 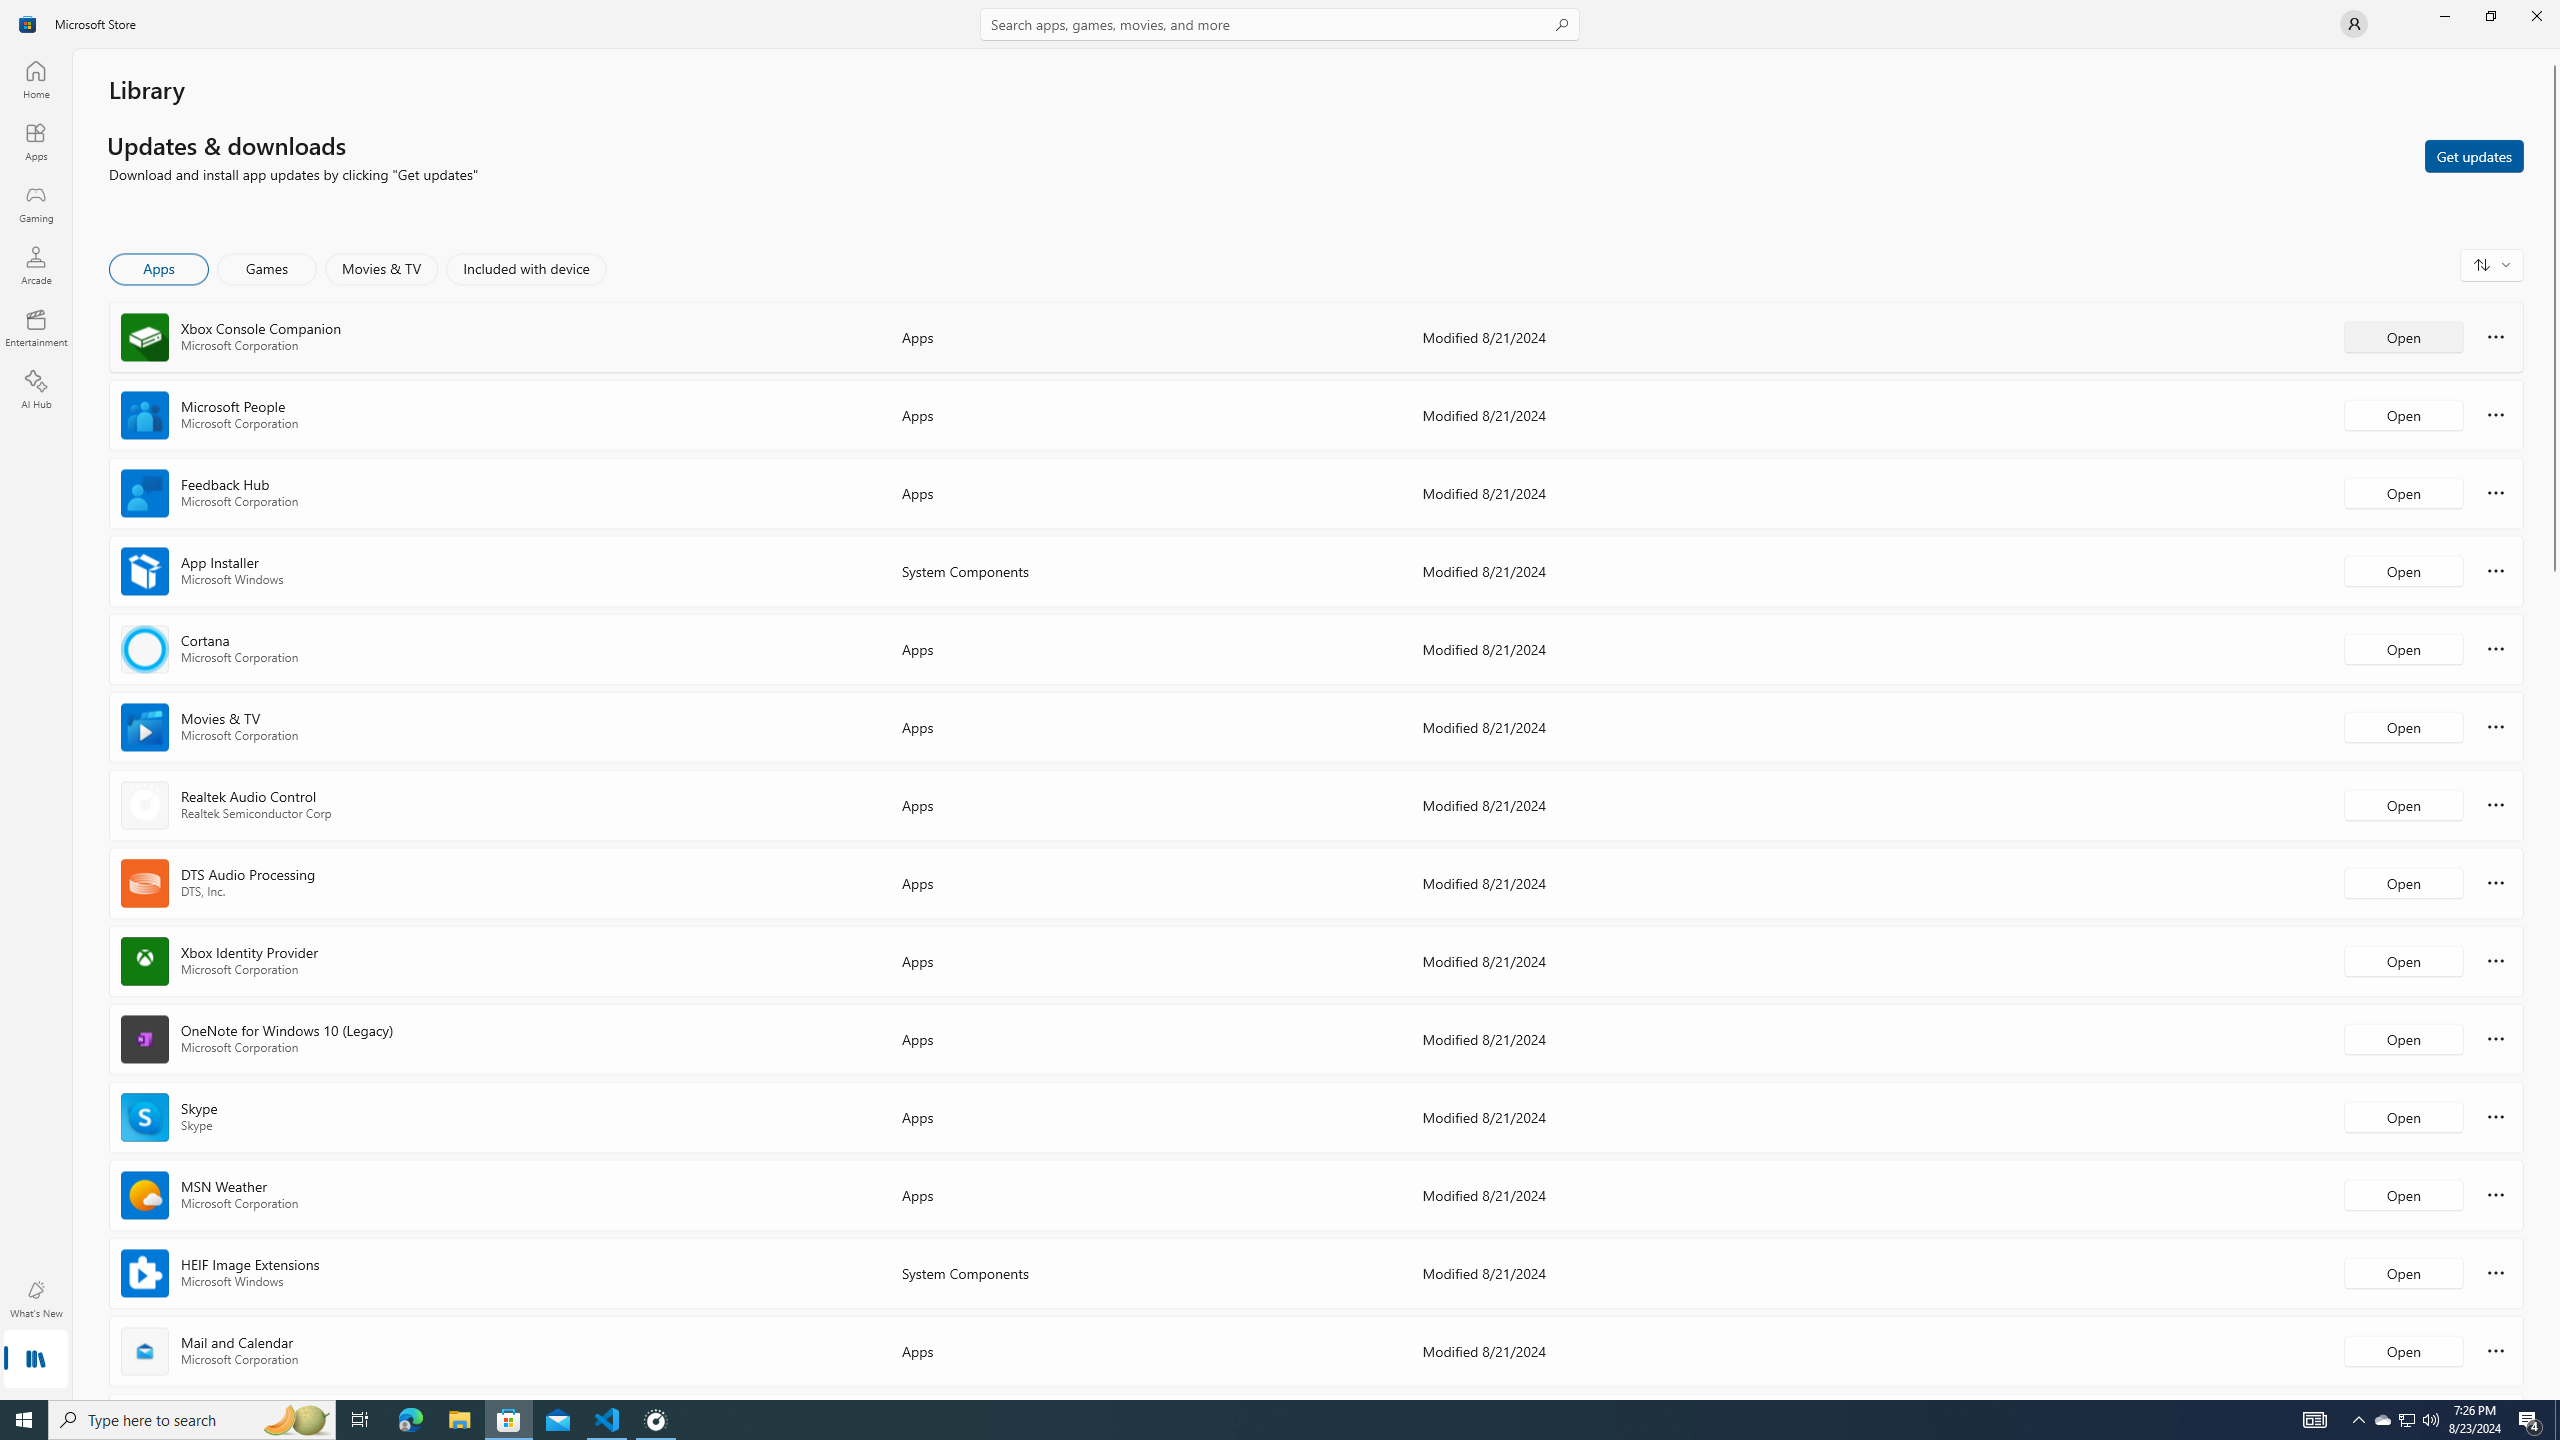 What do you see at coordinates (34, 388) in the screenshot?
I see `'AI Hub'` at bounding box center [34, 388].